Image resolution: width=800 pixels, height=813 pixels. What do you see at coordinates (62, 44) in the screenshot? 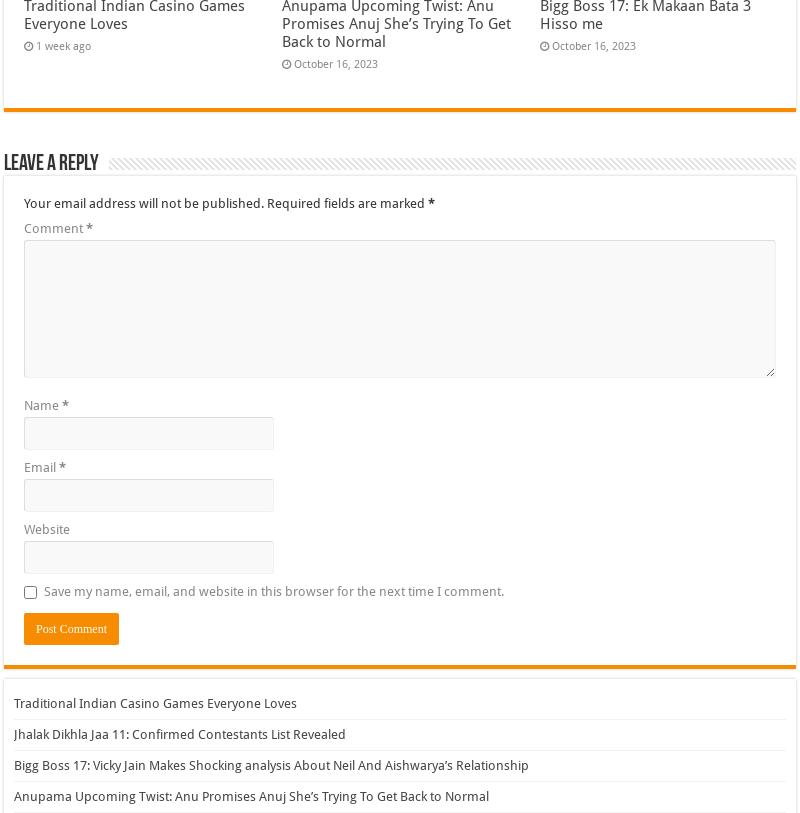
I see `'1 week ago'` at bounding box center [62, 44].